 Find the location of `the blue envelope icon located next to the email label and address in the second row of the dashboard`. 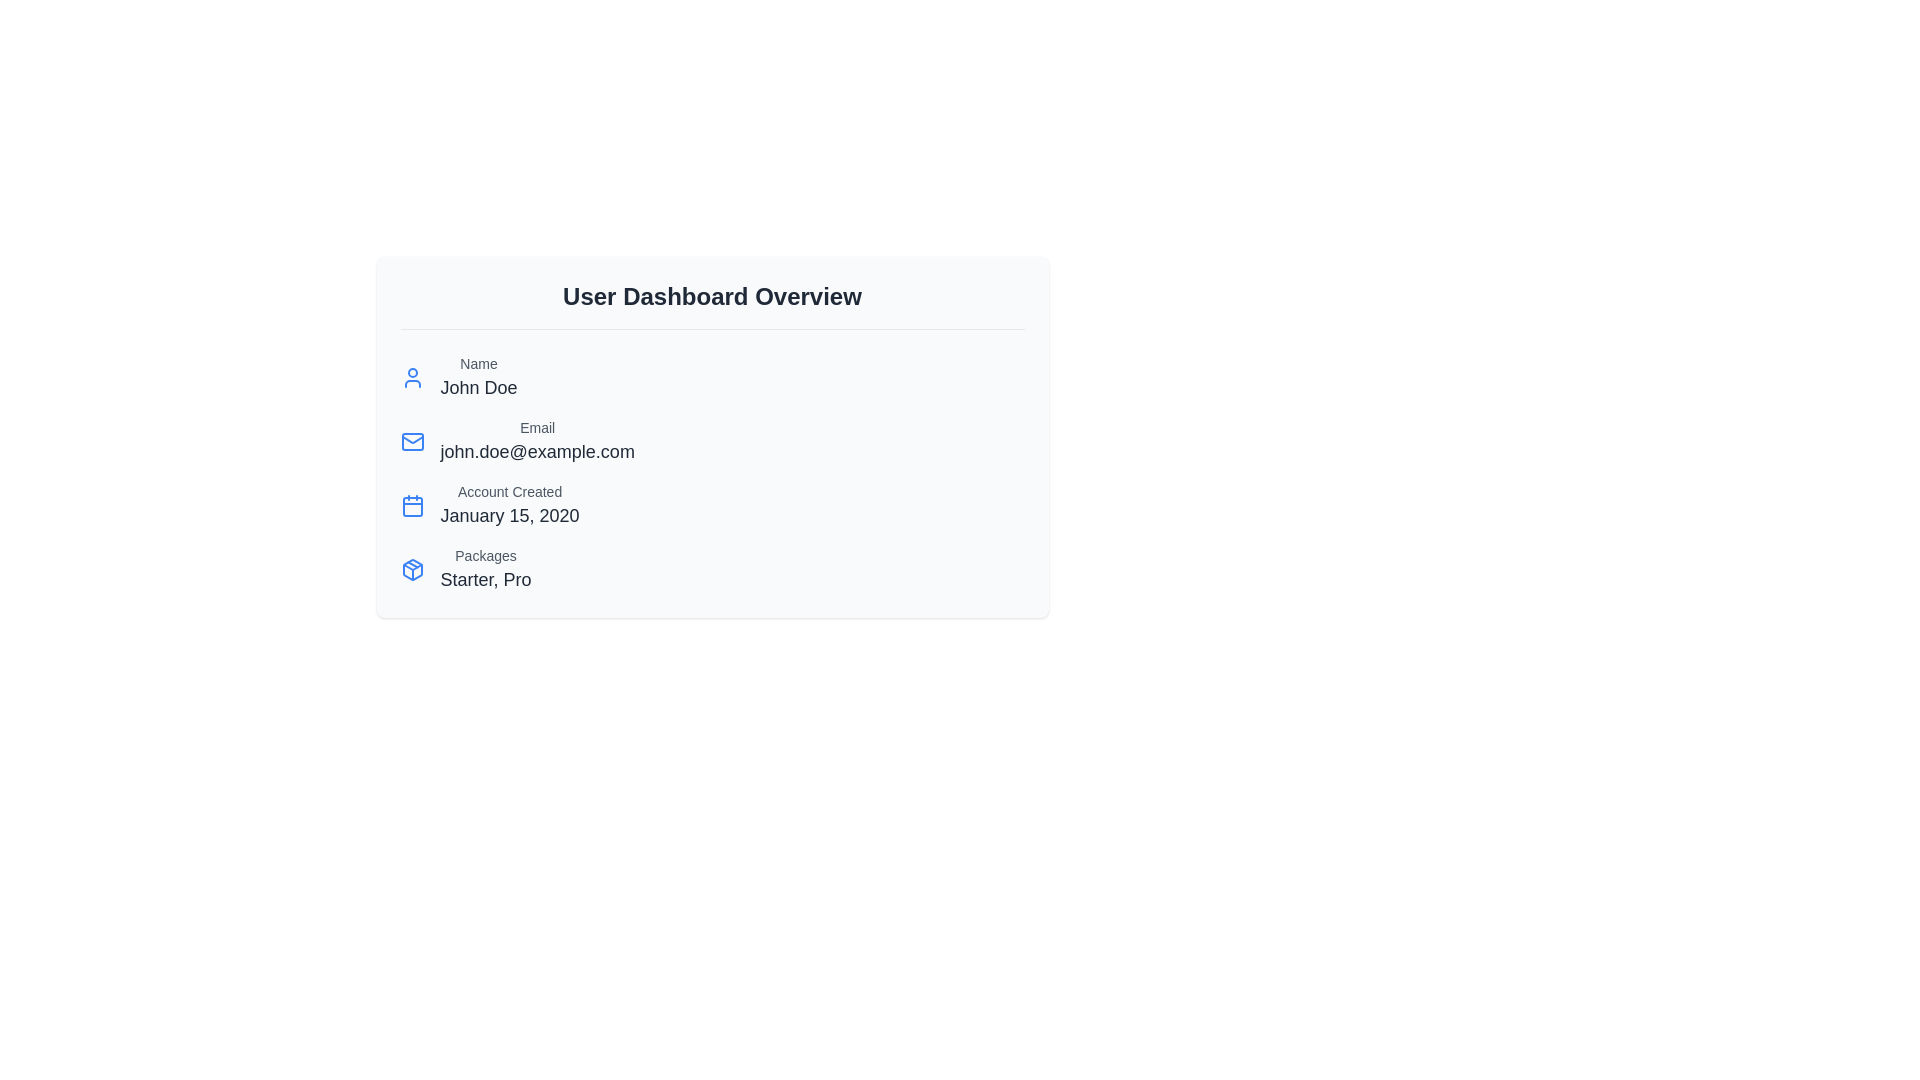

the blue envelope icon located next to the email label and address in the second row of the dashboard is located at coordinates (411, 441).